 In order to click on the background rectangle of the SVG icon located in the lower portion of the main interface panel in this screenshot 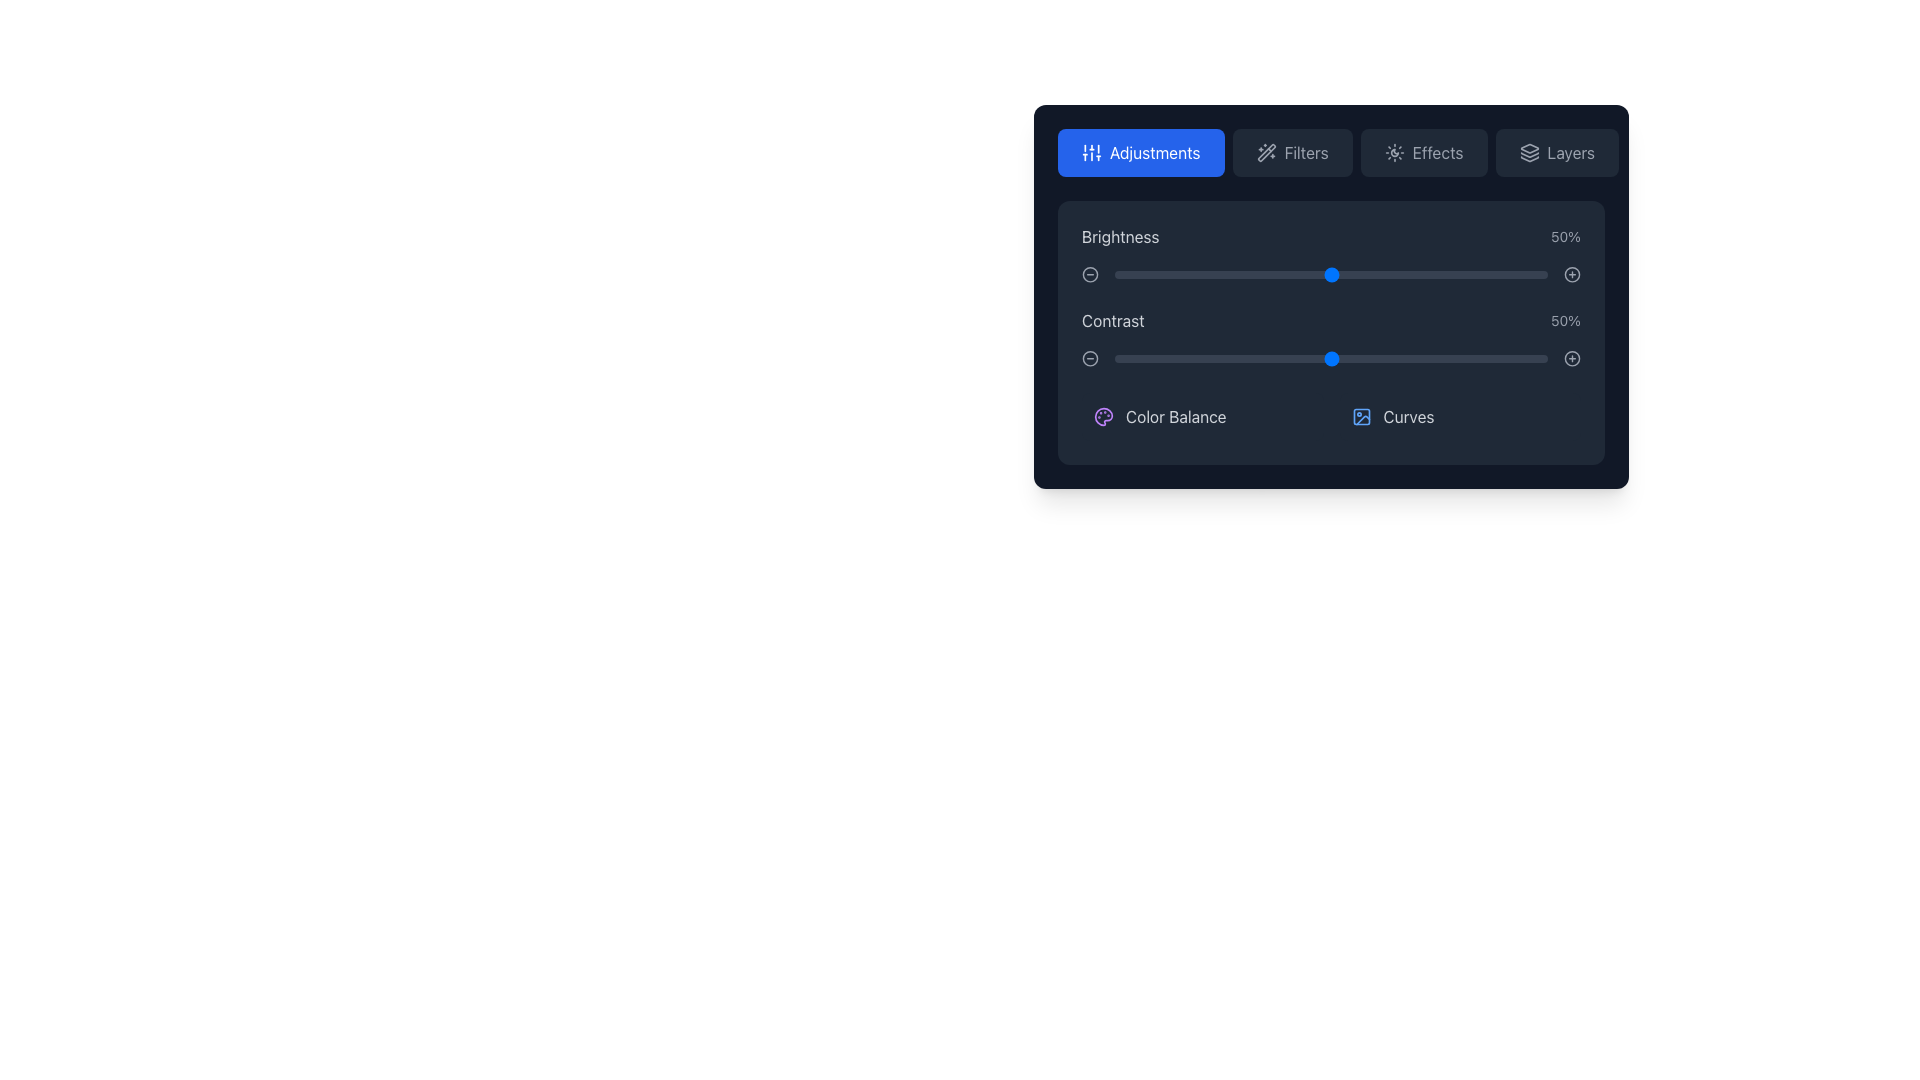, I will do `click(1360, 415)`.